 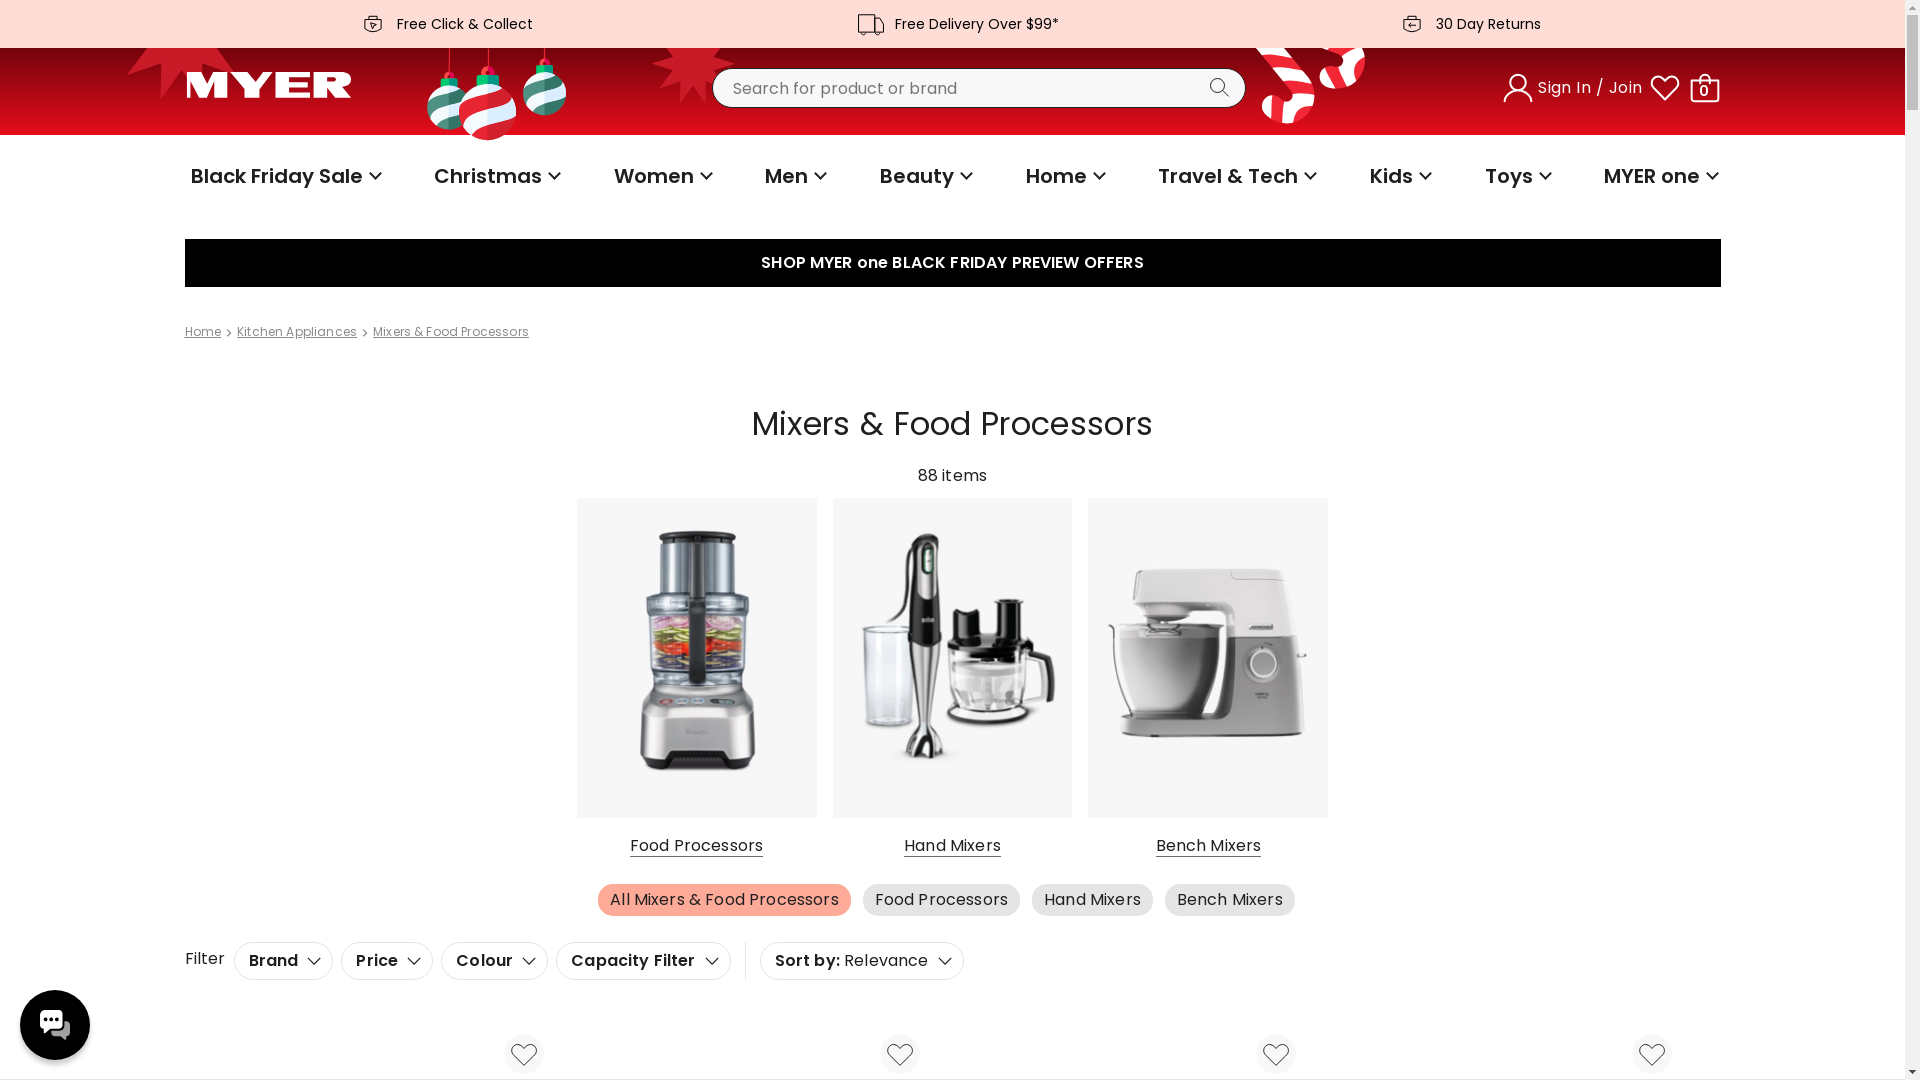 What do you see at coordinates (494, 959) in the screenshot?
I see `'Colour'` at bounding box center [494, 959].